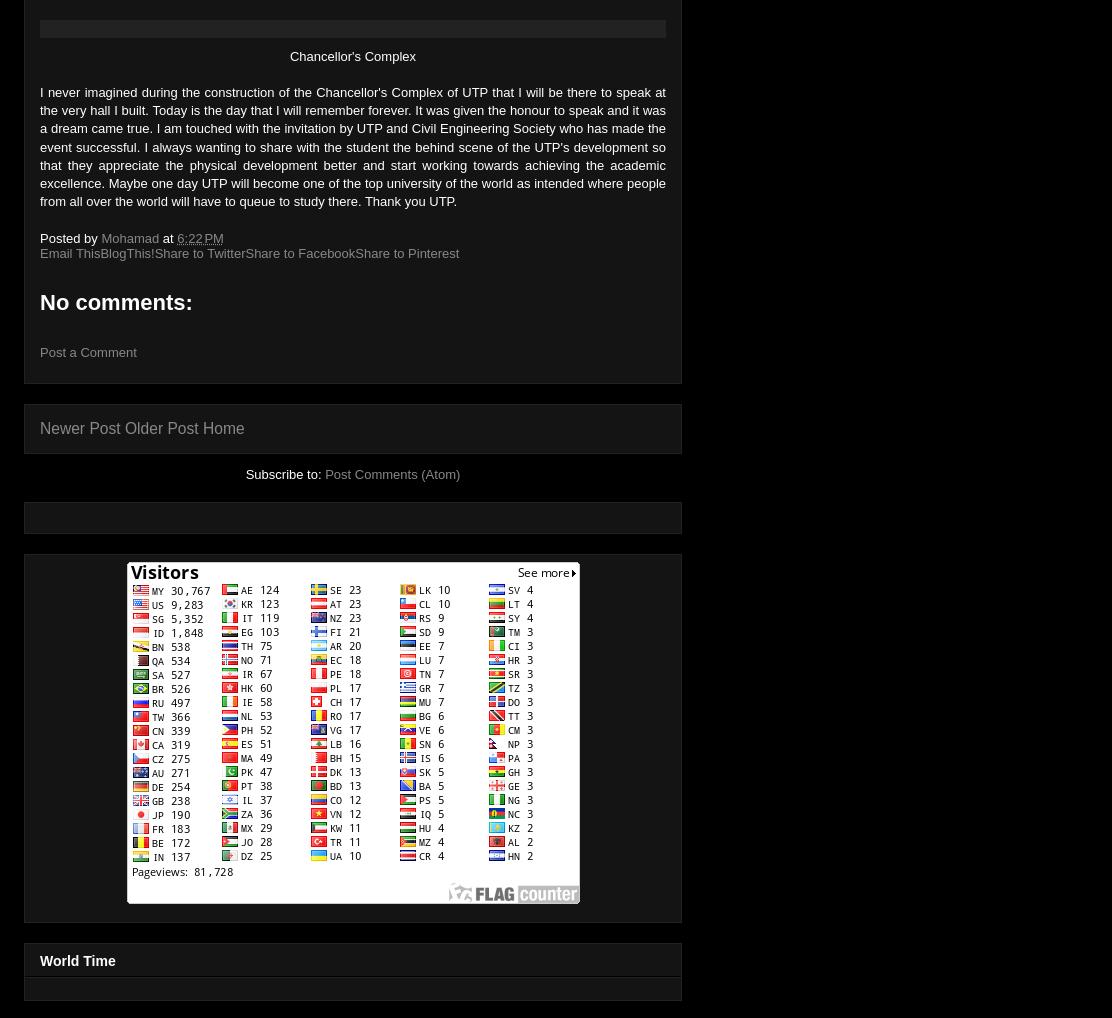 Image resolution: width=1112 pixels, height=1018 pixels. What do you see at coordinates (161, 427) in the screenshot?
I see `'Older Post'` at bounding box center [161, 427].